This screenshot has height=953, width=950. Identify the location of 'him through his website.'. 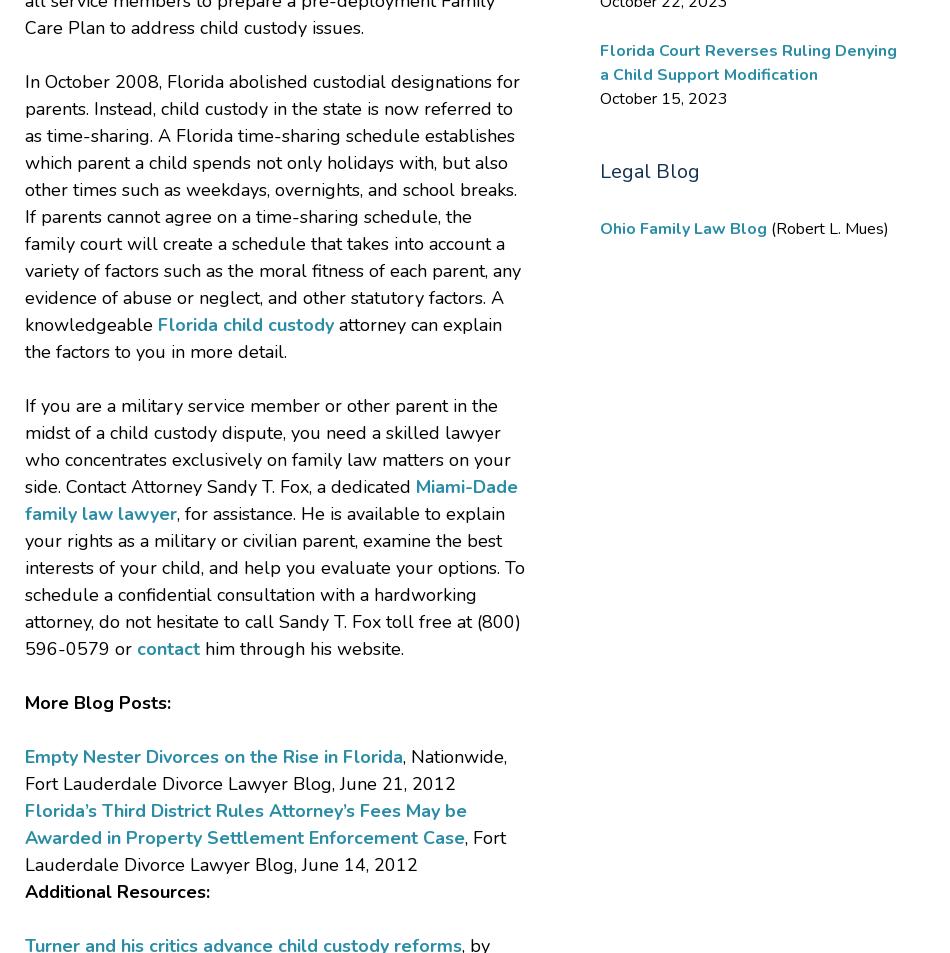
(301, 648).